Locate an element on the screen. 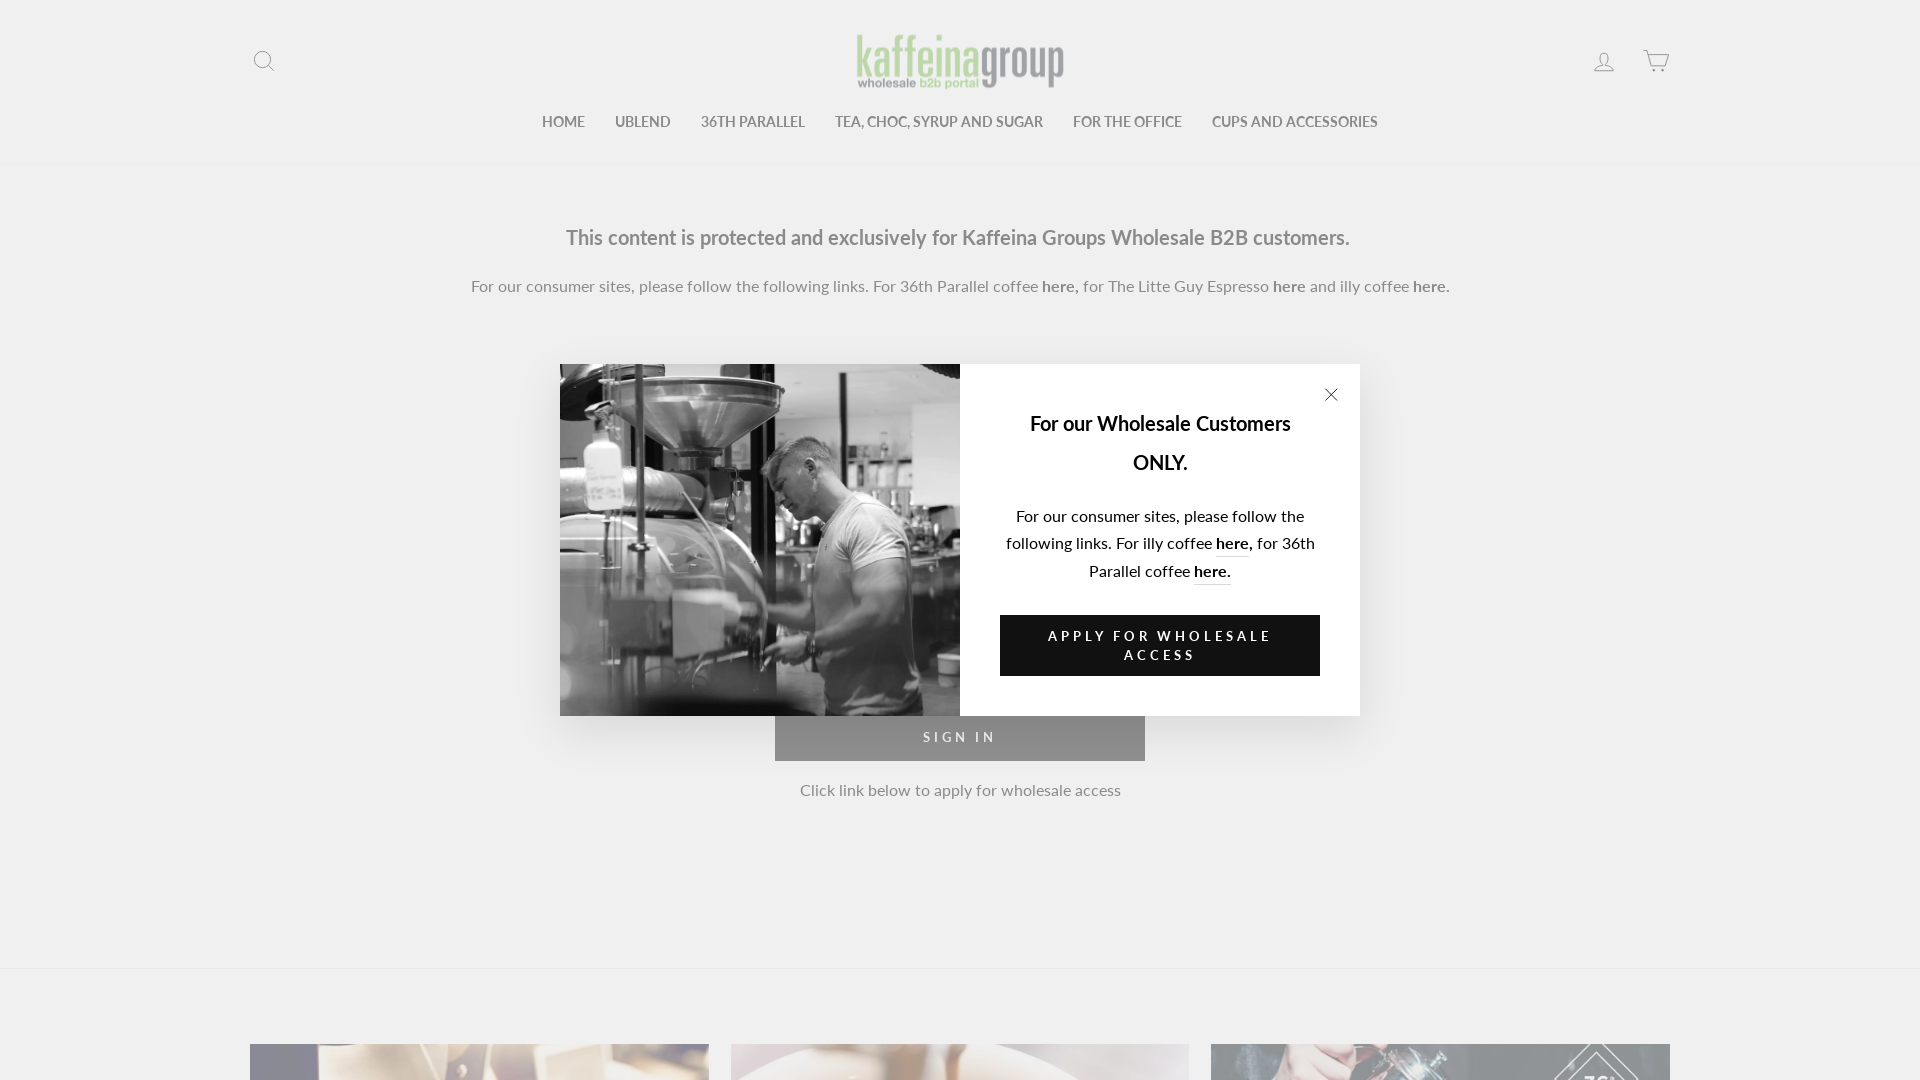  'CART' is located at coordinates (1656, 59).